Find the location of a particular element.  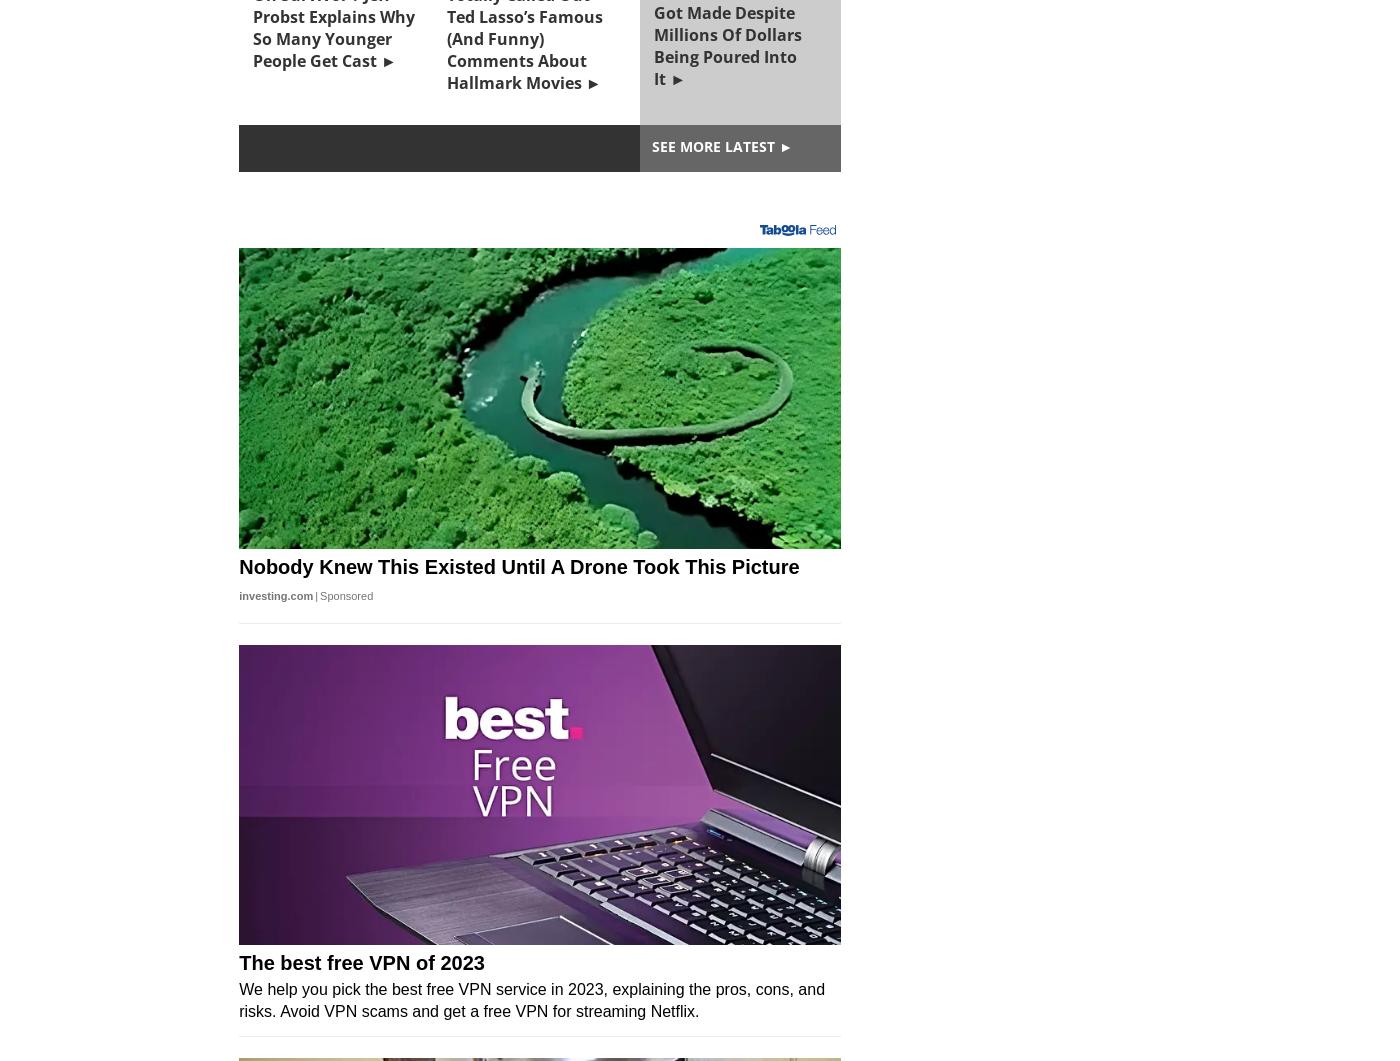

'90 Day Fiancé: The Other Way's Gabe Paboga Alleges Cast Member Made Transphobic Comments During Deleted Tell-All Scene' is located at coordinates (238, 585).